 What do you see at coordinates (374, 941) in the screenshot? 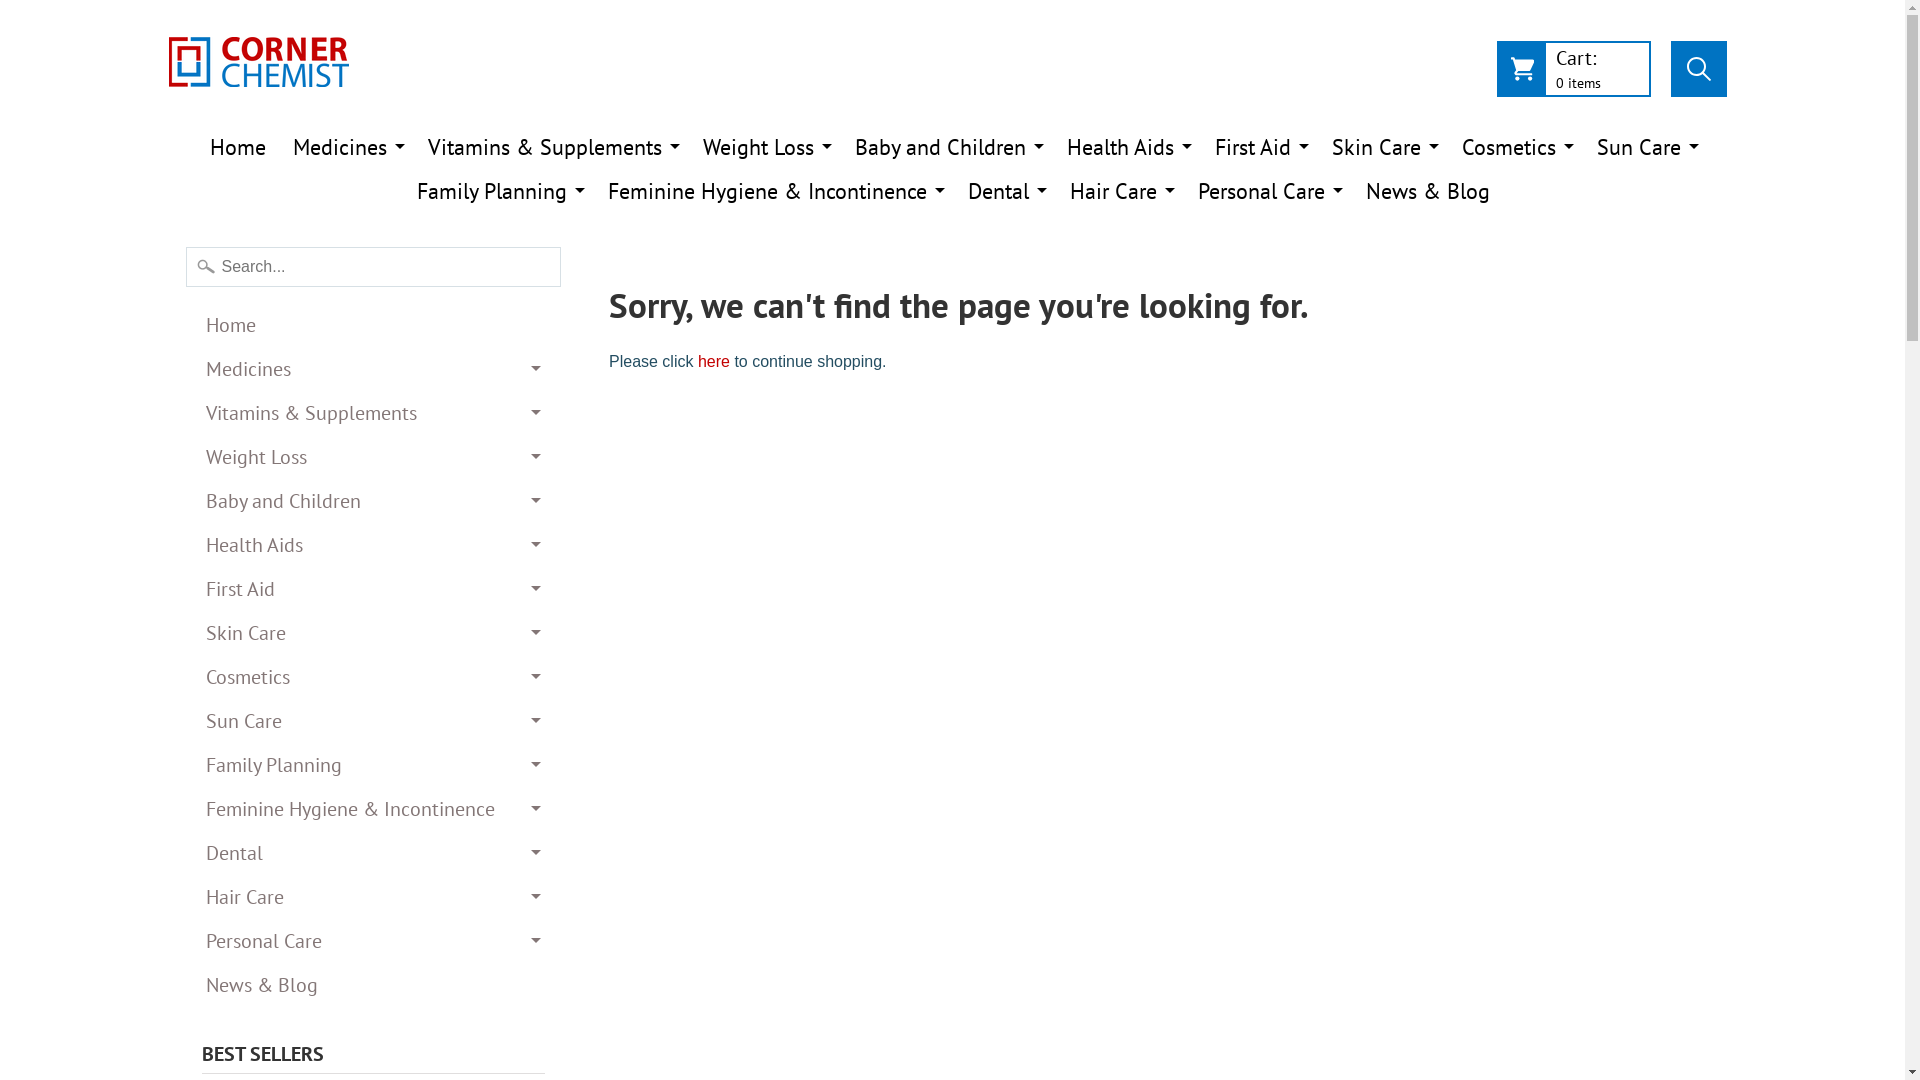
I see `'Personal Care'` at bounding box center [374, 941].